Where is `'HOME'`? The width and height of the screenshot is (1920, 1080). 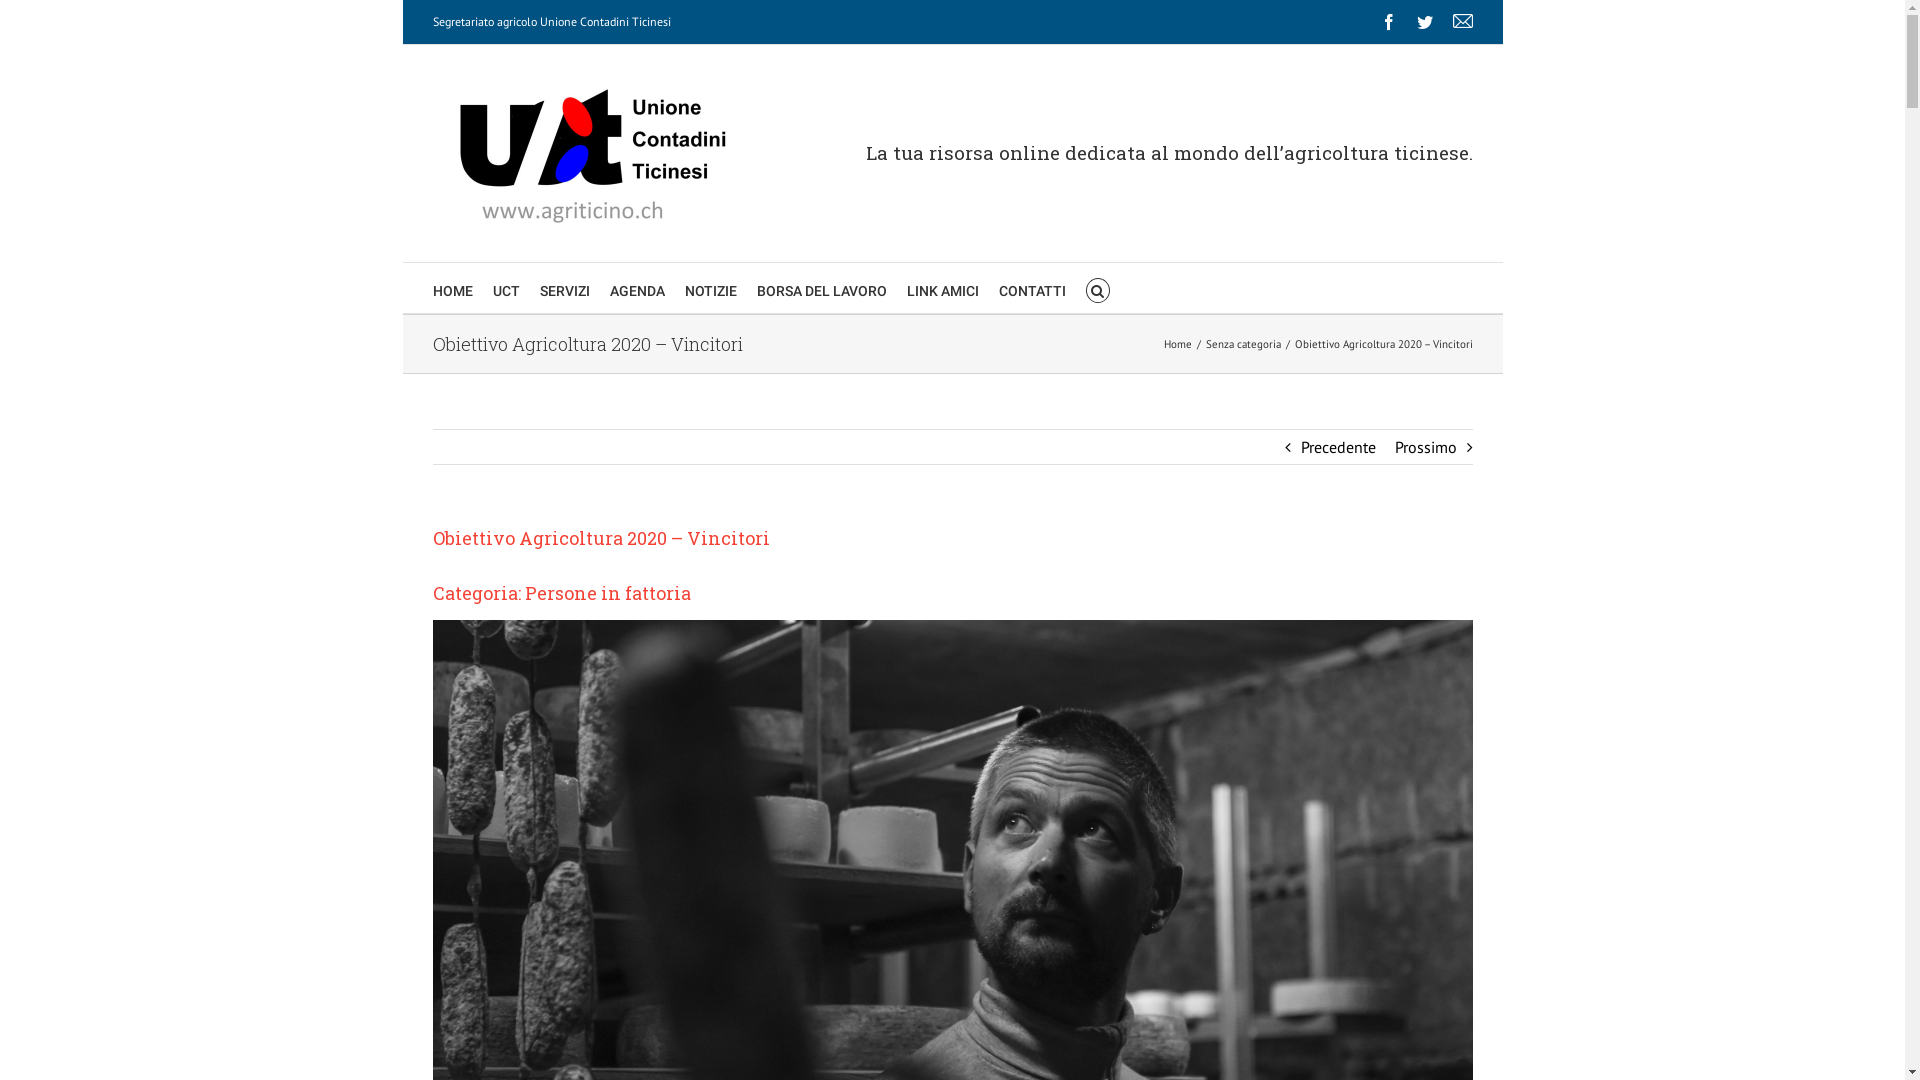
'HOME' is located at coordinates (450, 288).